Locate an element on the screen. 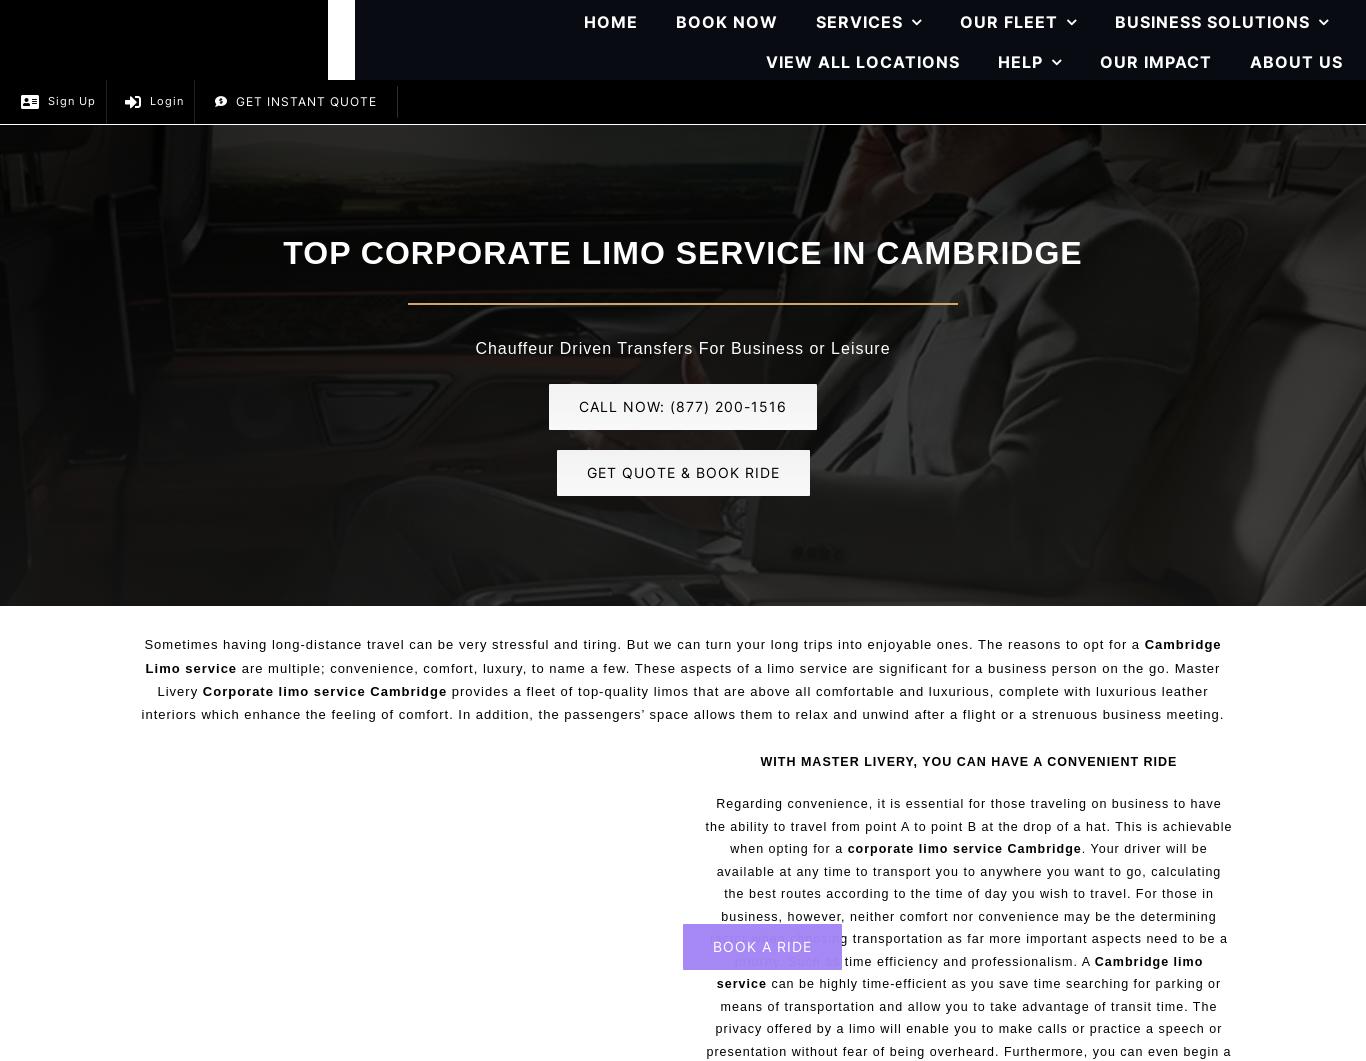 This screenshot has height=1061, width=1366. 'Service Areas' is located at coordinates (1181, 355).